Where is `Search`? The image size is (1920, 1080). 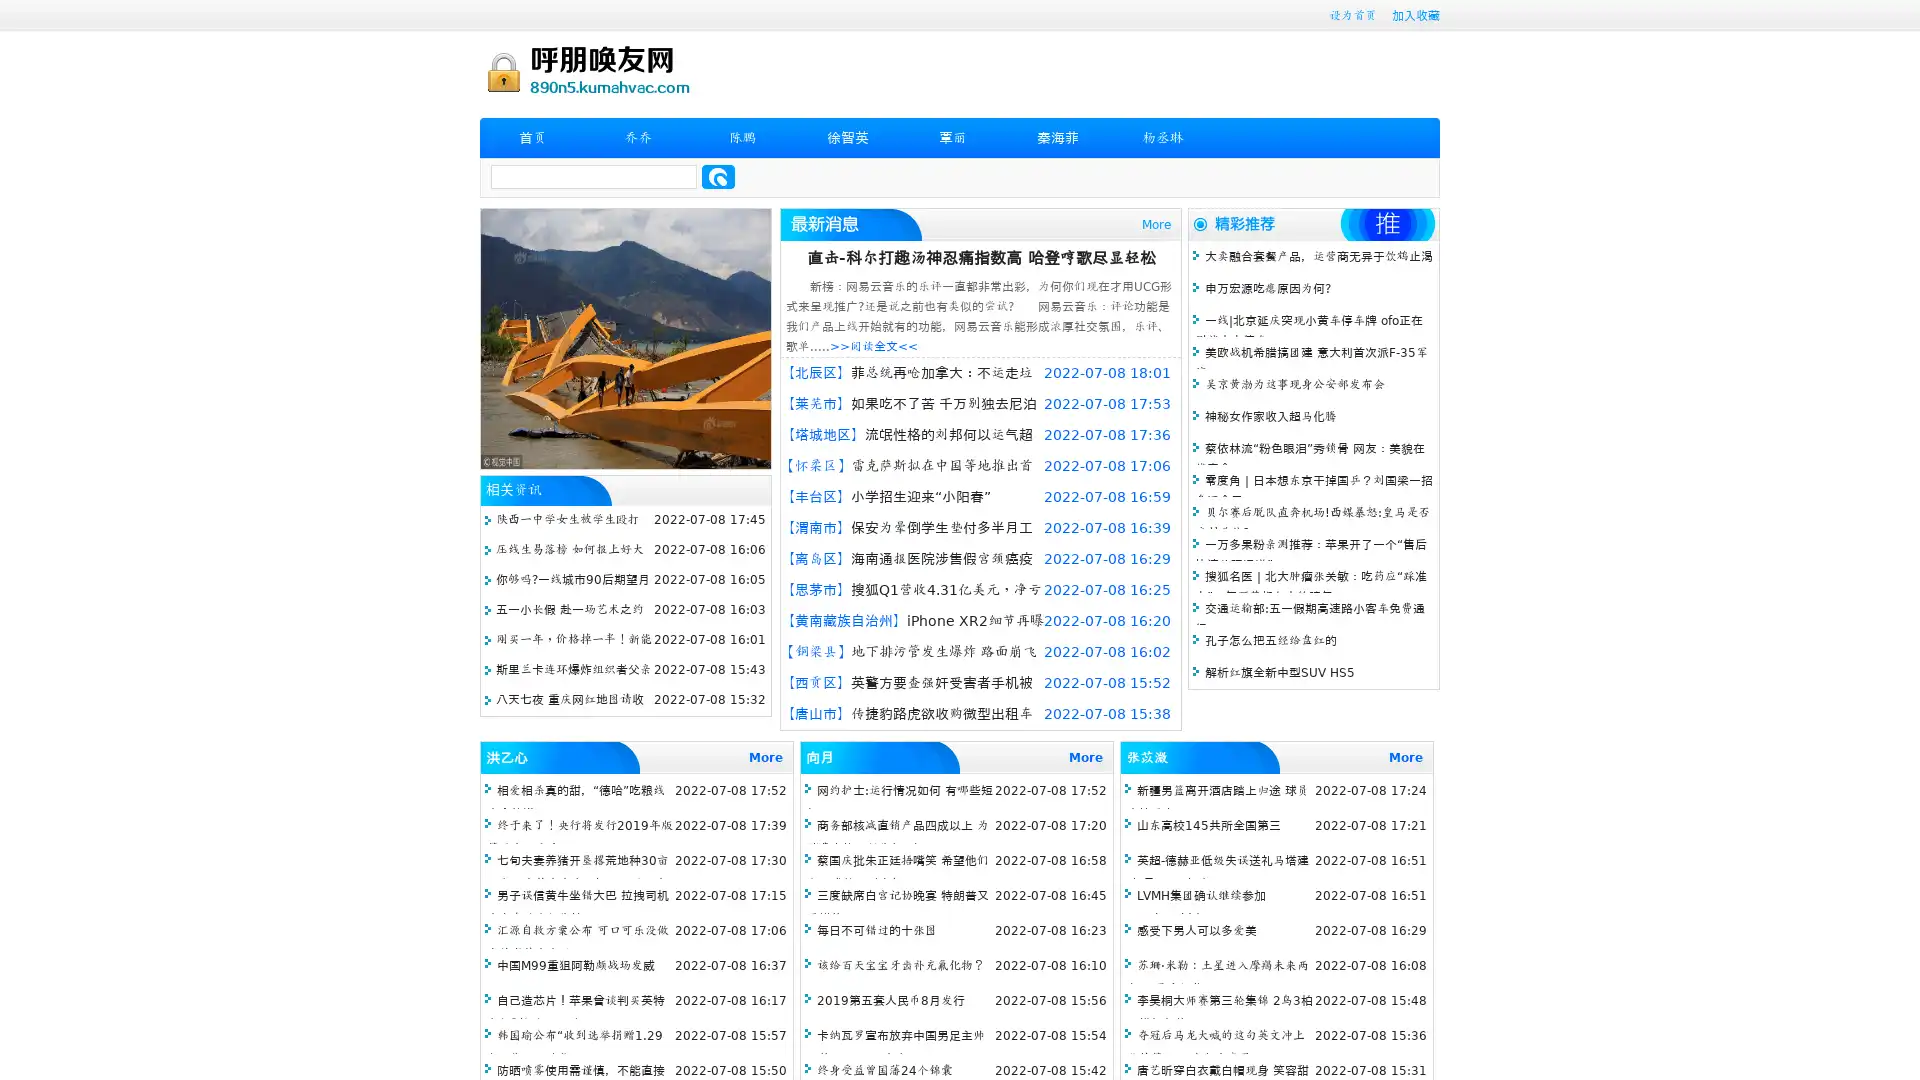 Search is located at coordinates (718, 176).